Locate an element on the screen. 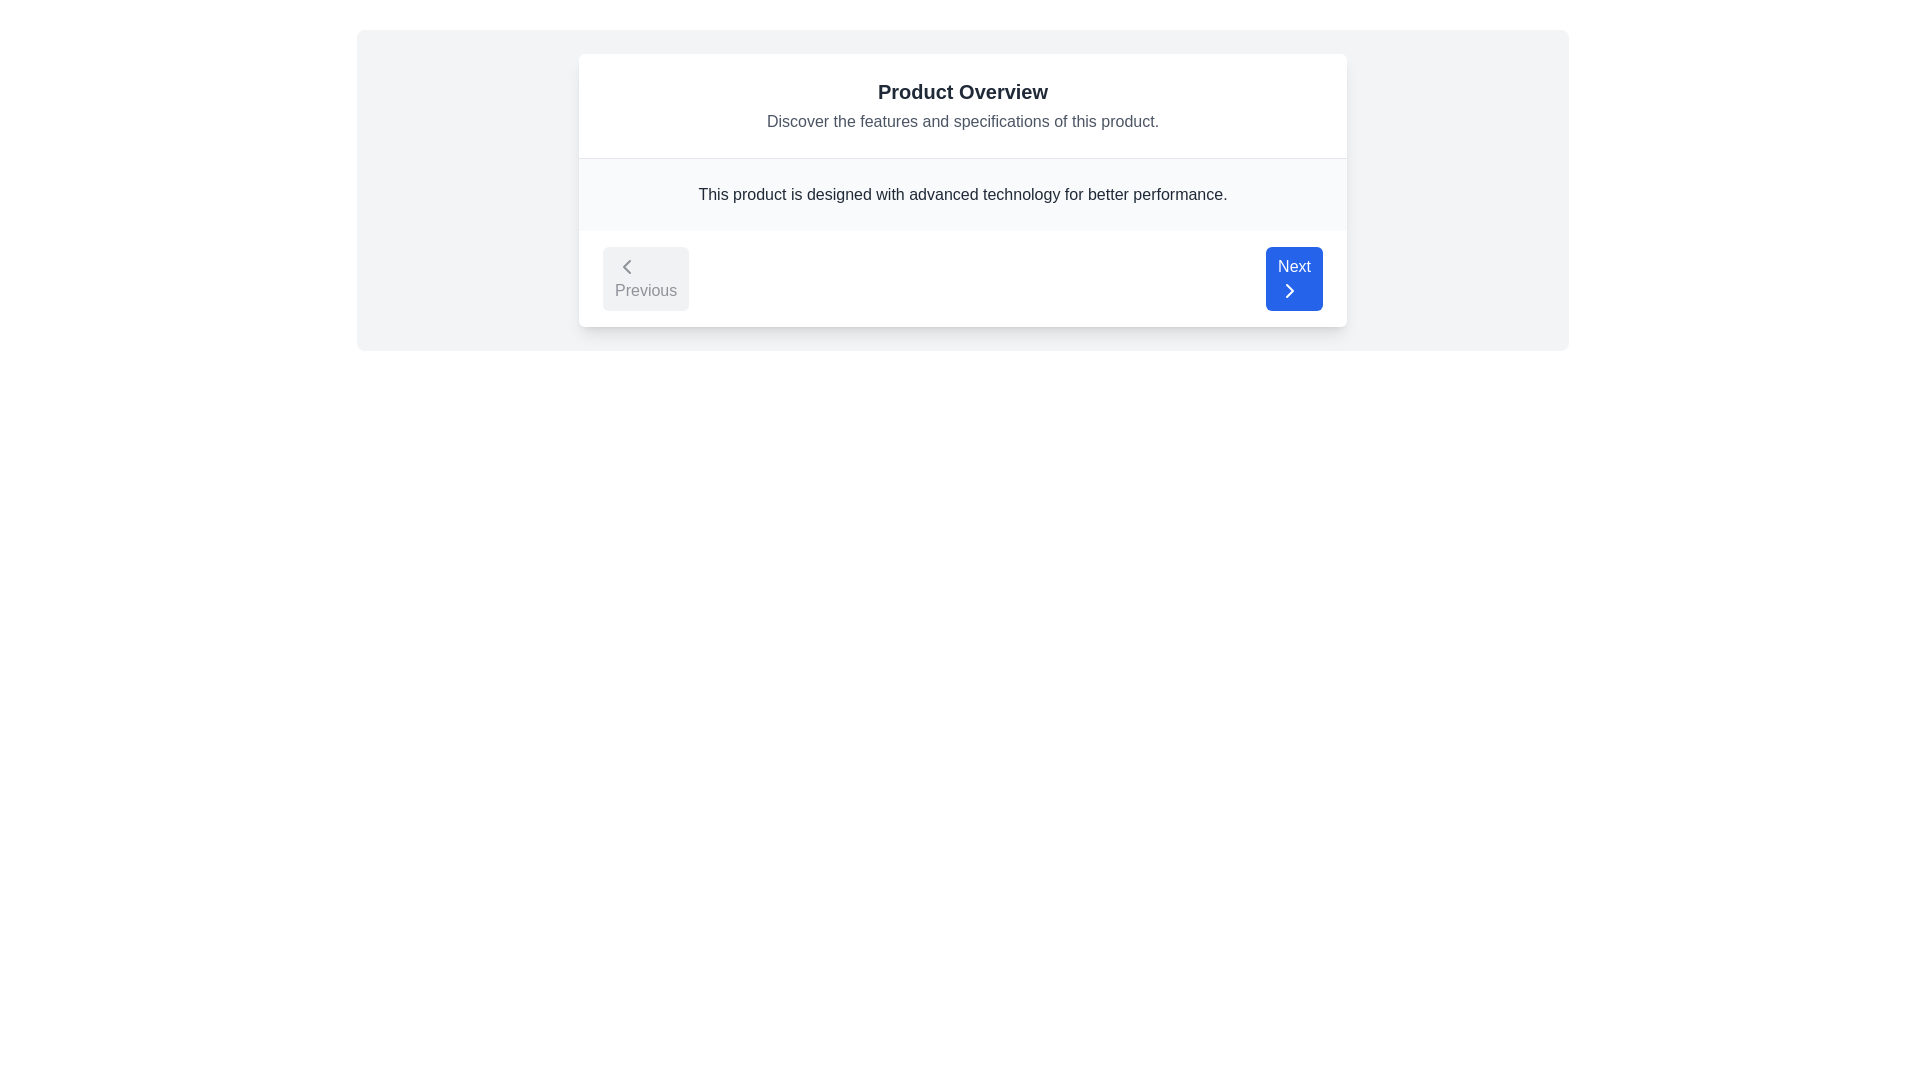 The image size is (1920, 1080). the static text block that reads 'This product is designed with advanced technology for better performance.' which is centrally located below the 'Product Overview' header is located at coordinates (963, 195).